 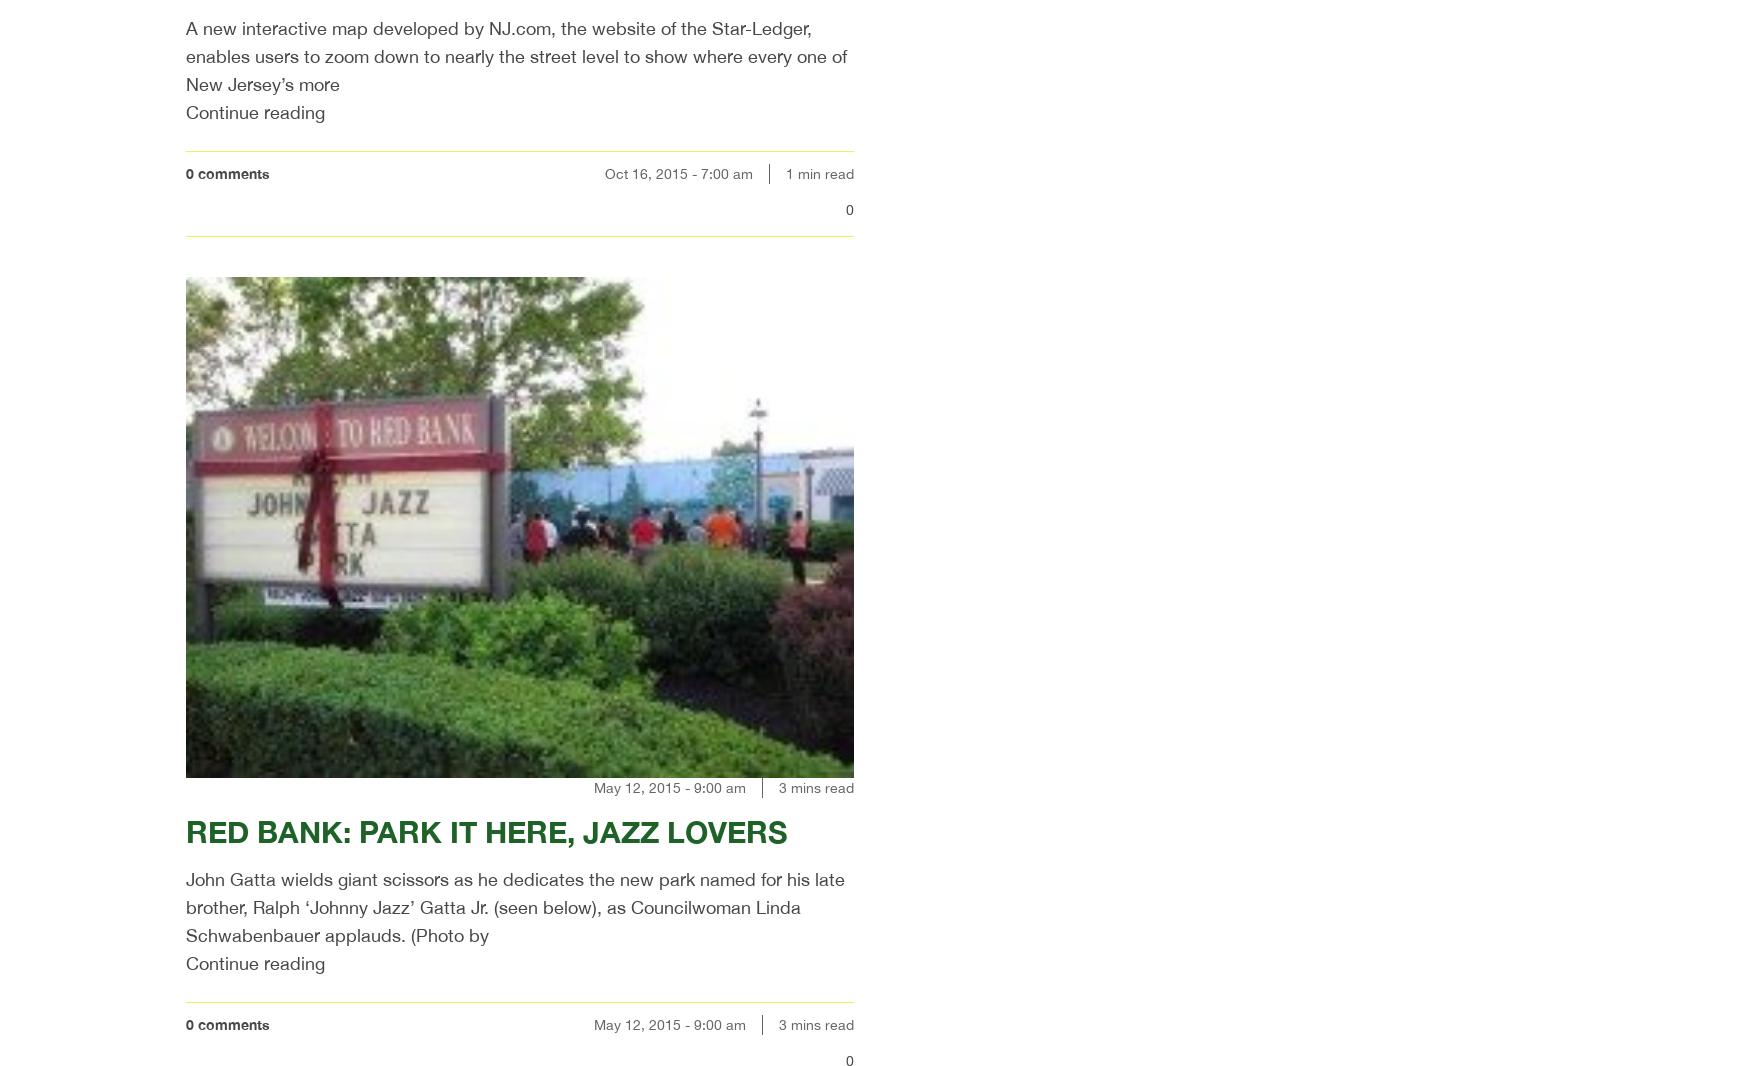 I want to click on '1 min read', so click(x=820, y=172).